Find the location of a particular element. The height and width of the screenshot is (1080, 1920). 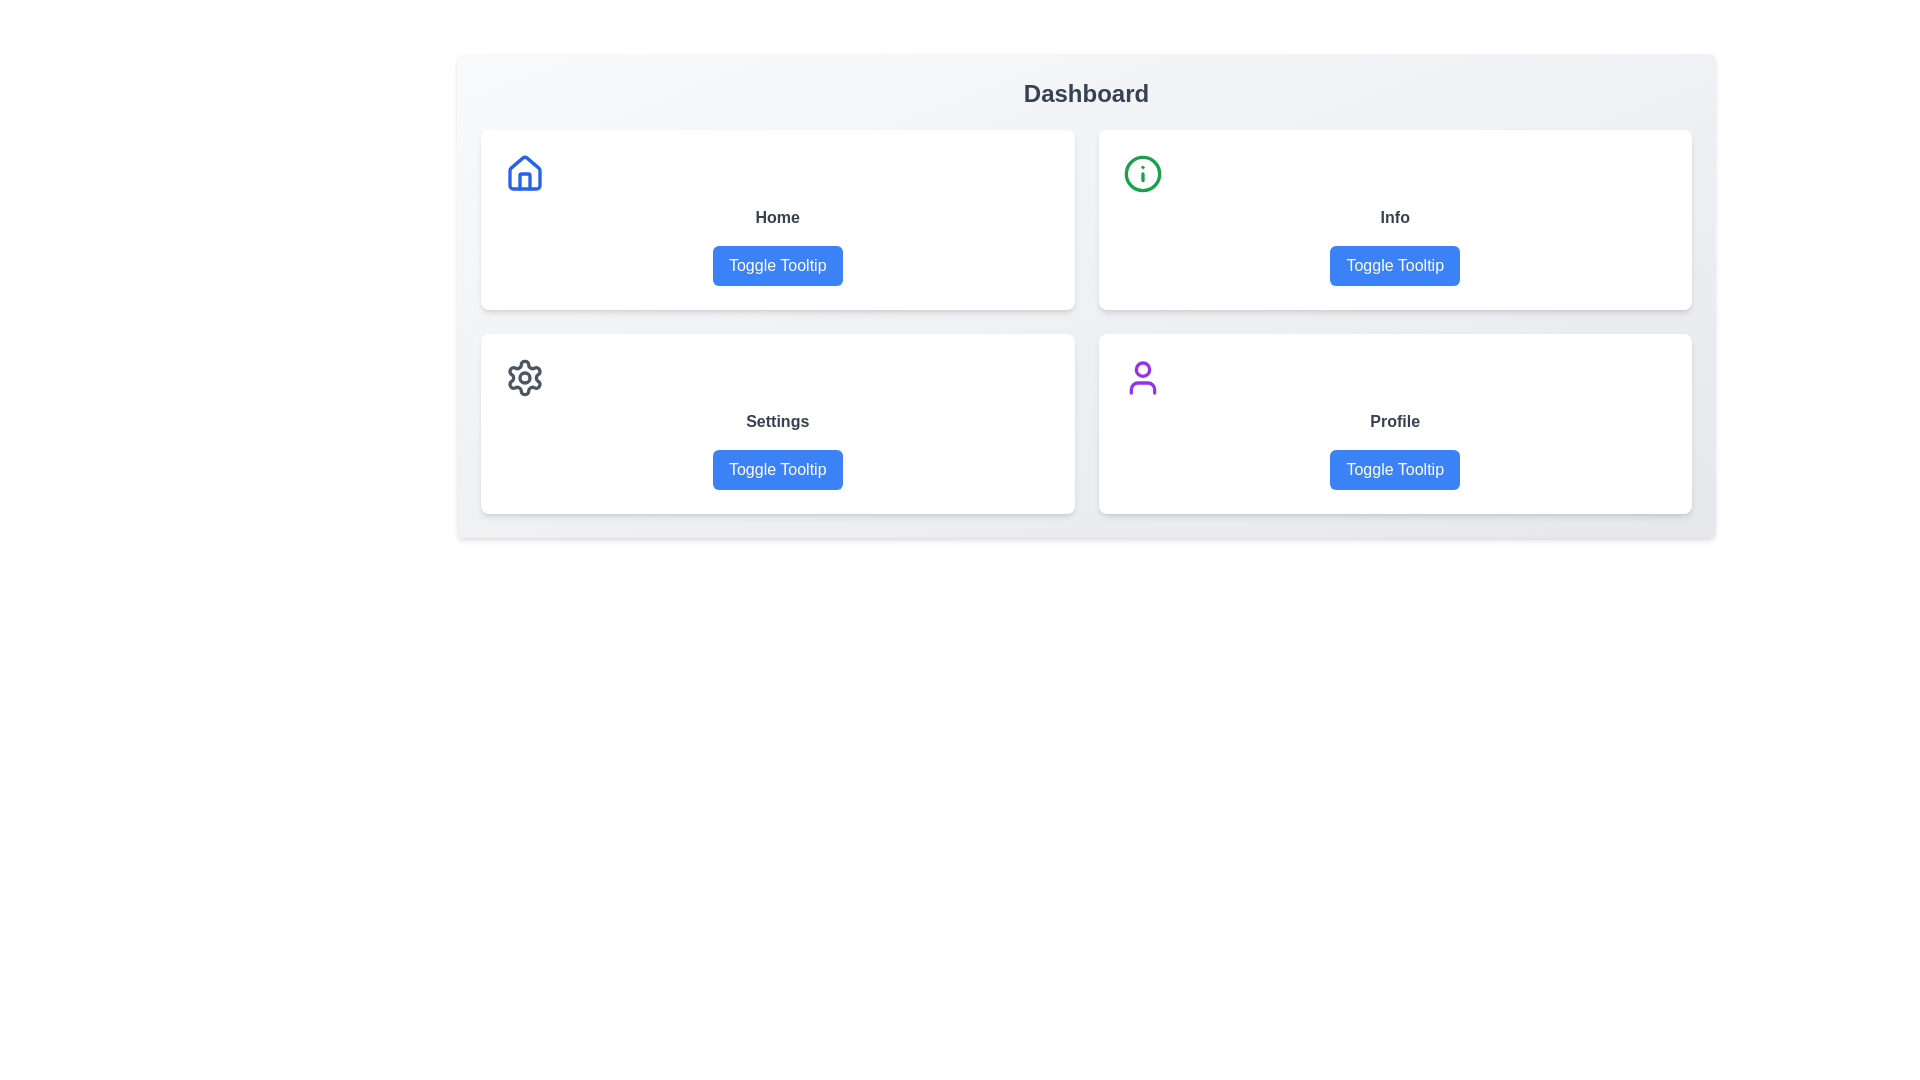

the gear-shaped settings icon located at the top of the 'Settings' card is located at coordinates (524, 378).